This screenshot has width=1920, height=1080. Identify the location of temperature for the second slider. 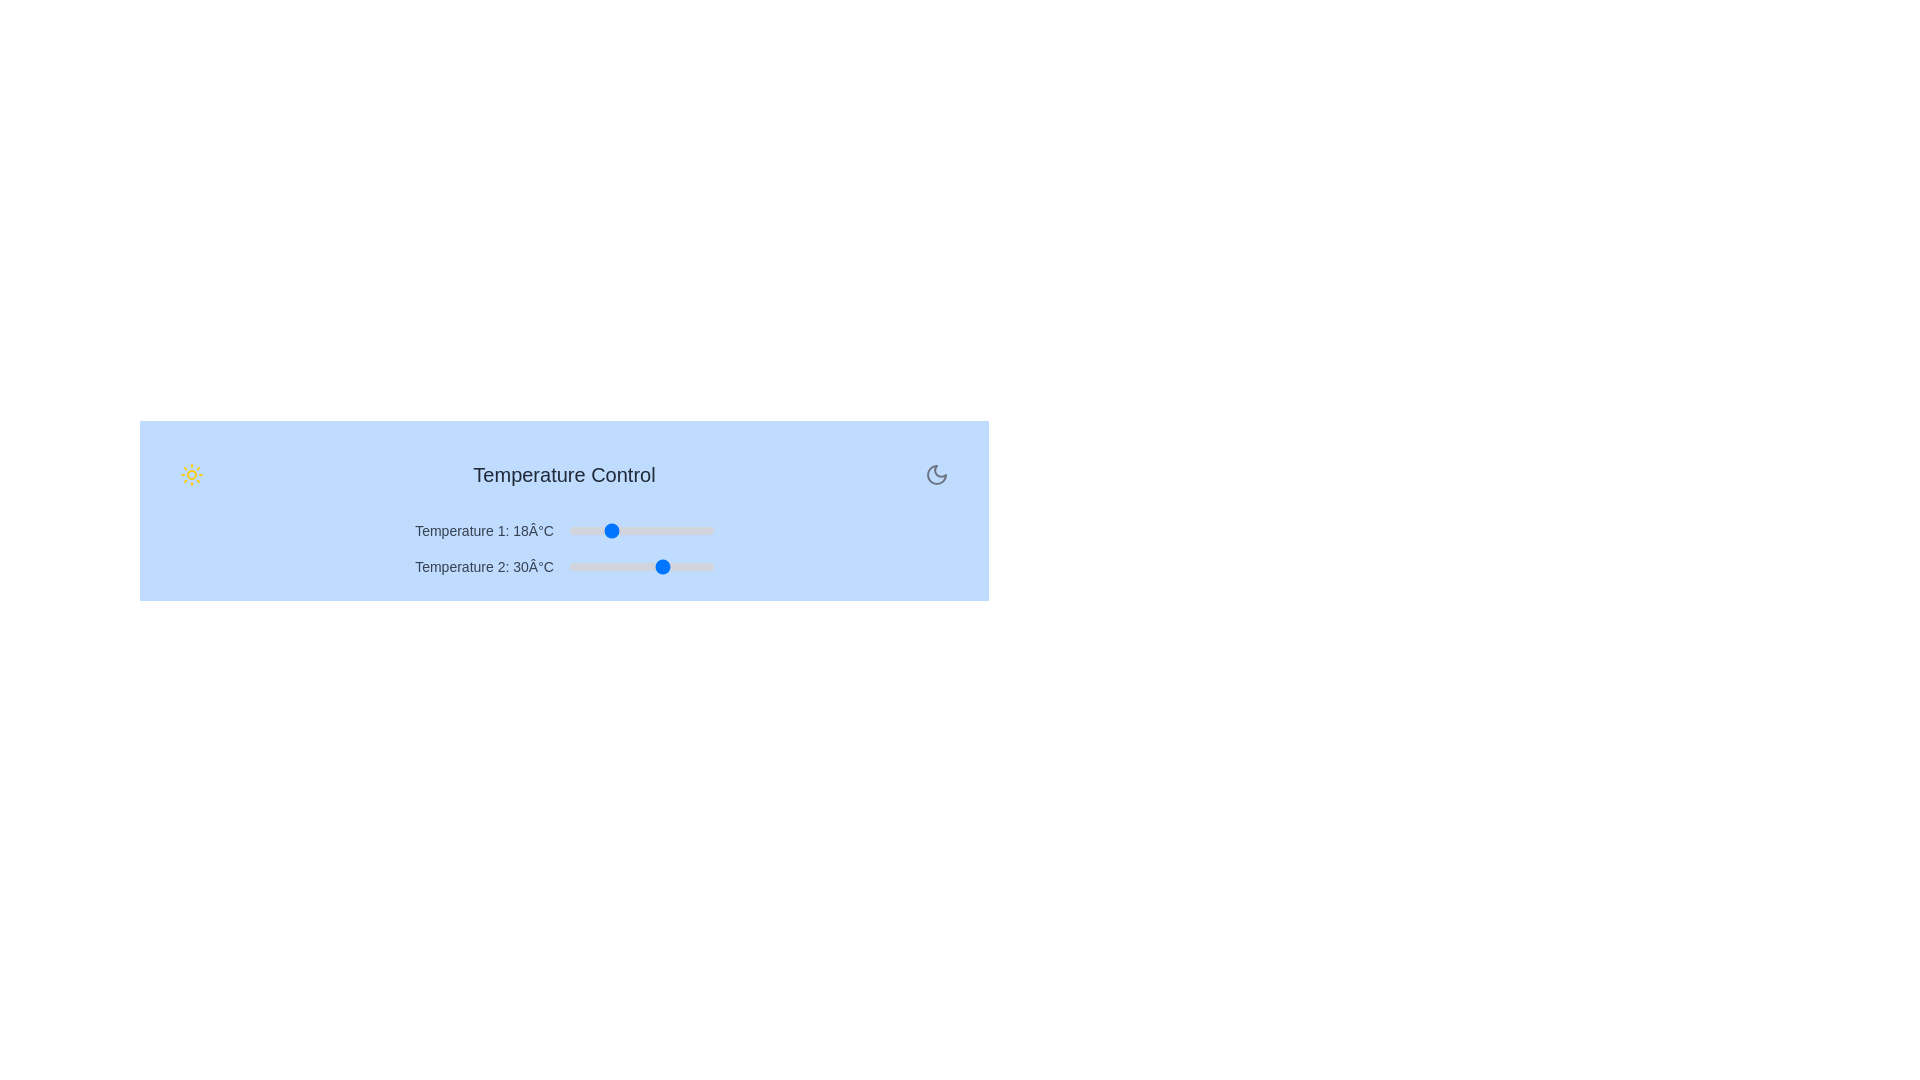
(607, 567).